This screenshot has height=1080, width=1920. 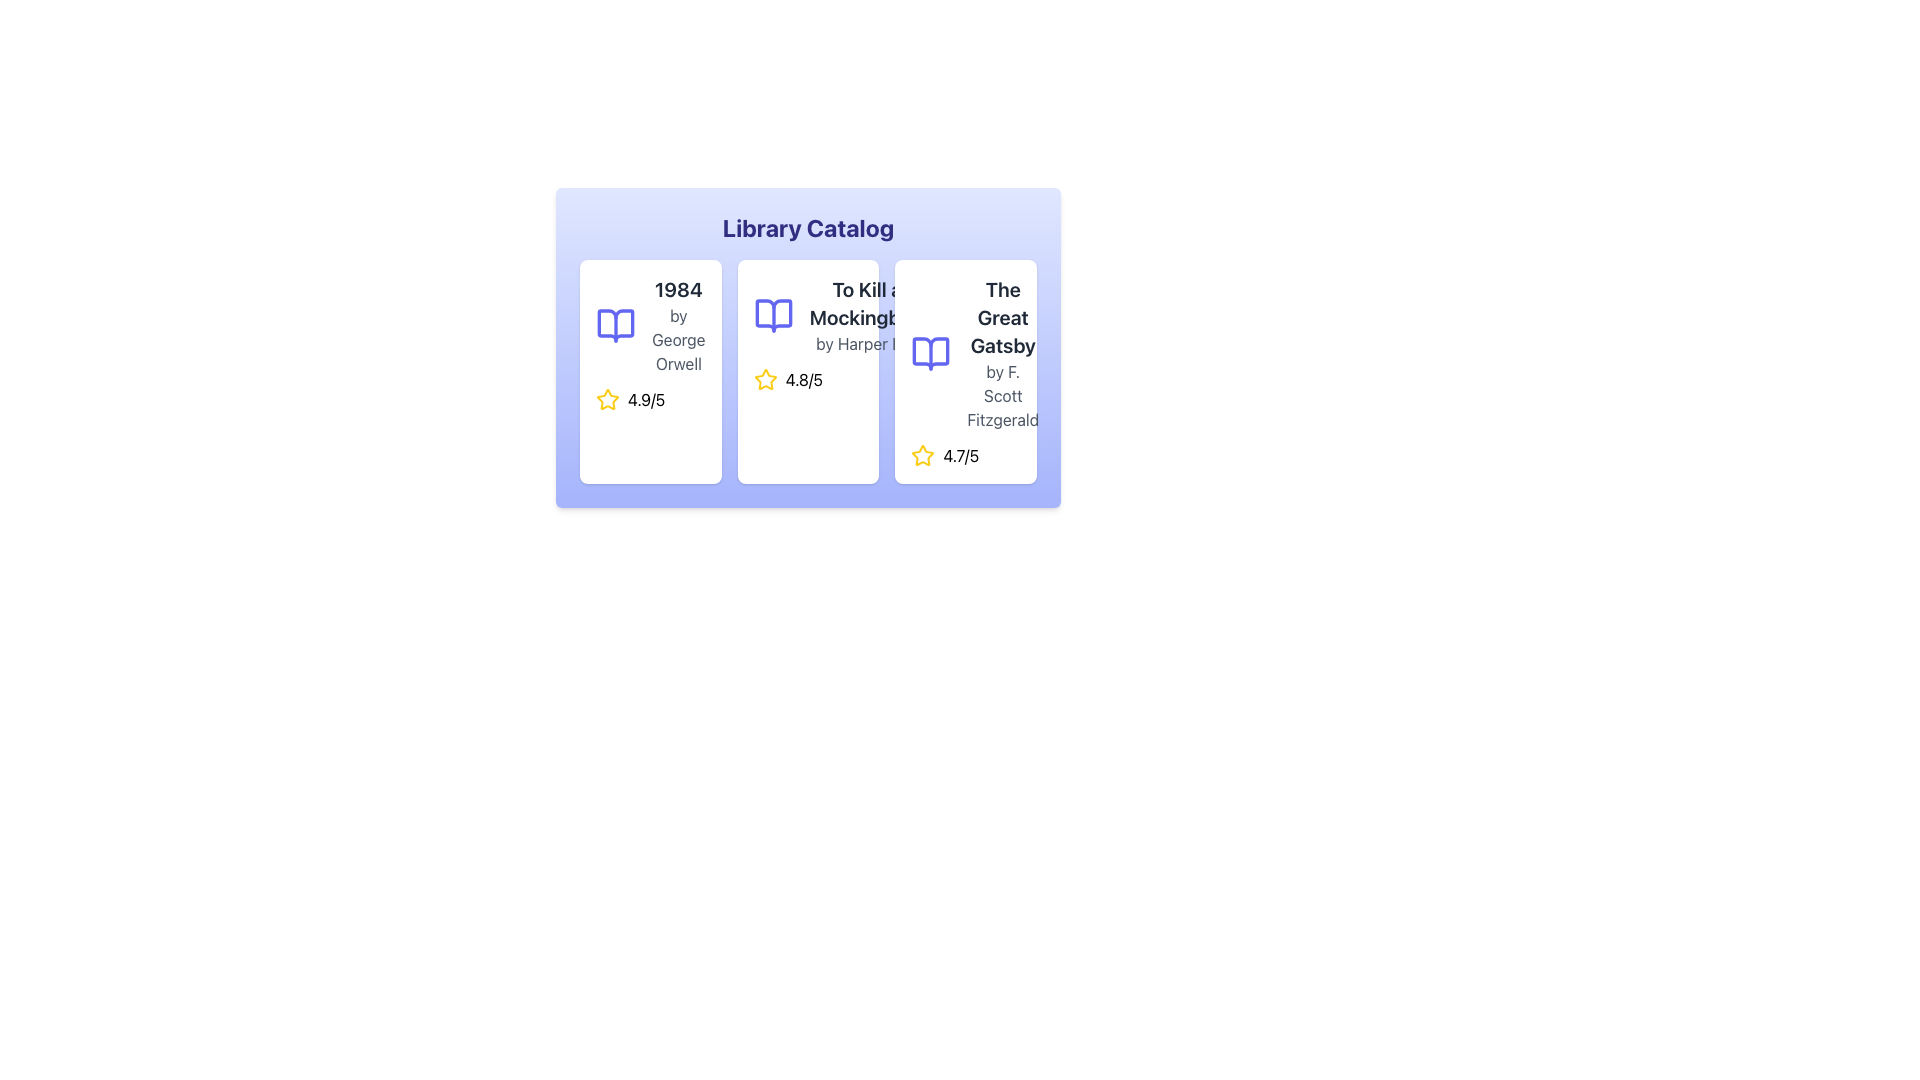 What do you see at coordinates (1003, 316) in the screenshot?
I see `the Text Label displaying the title 'The Great Gatsby' in the rightmost book card of the catalog listing` at bounding box center [1003, 316].